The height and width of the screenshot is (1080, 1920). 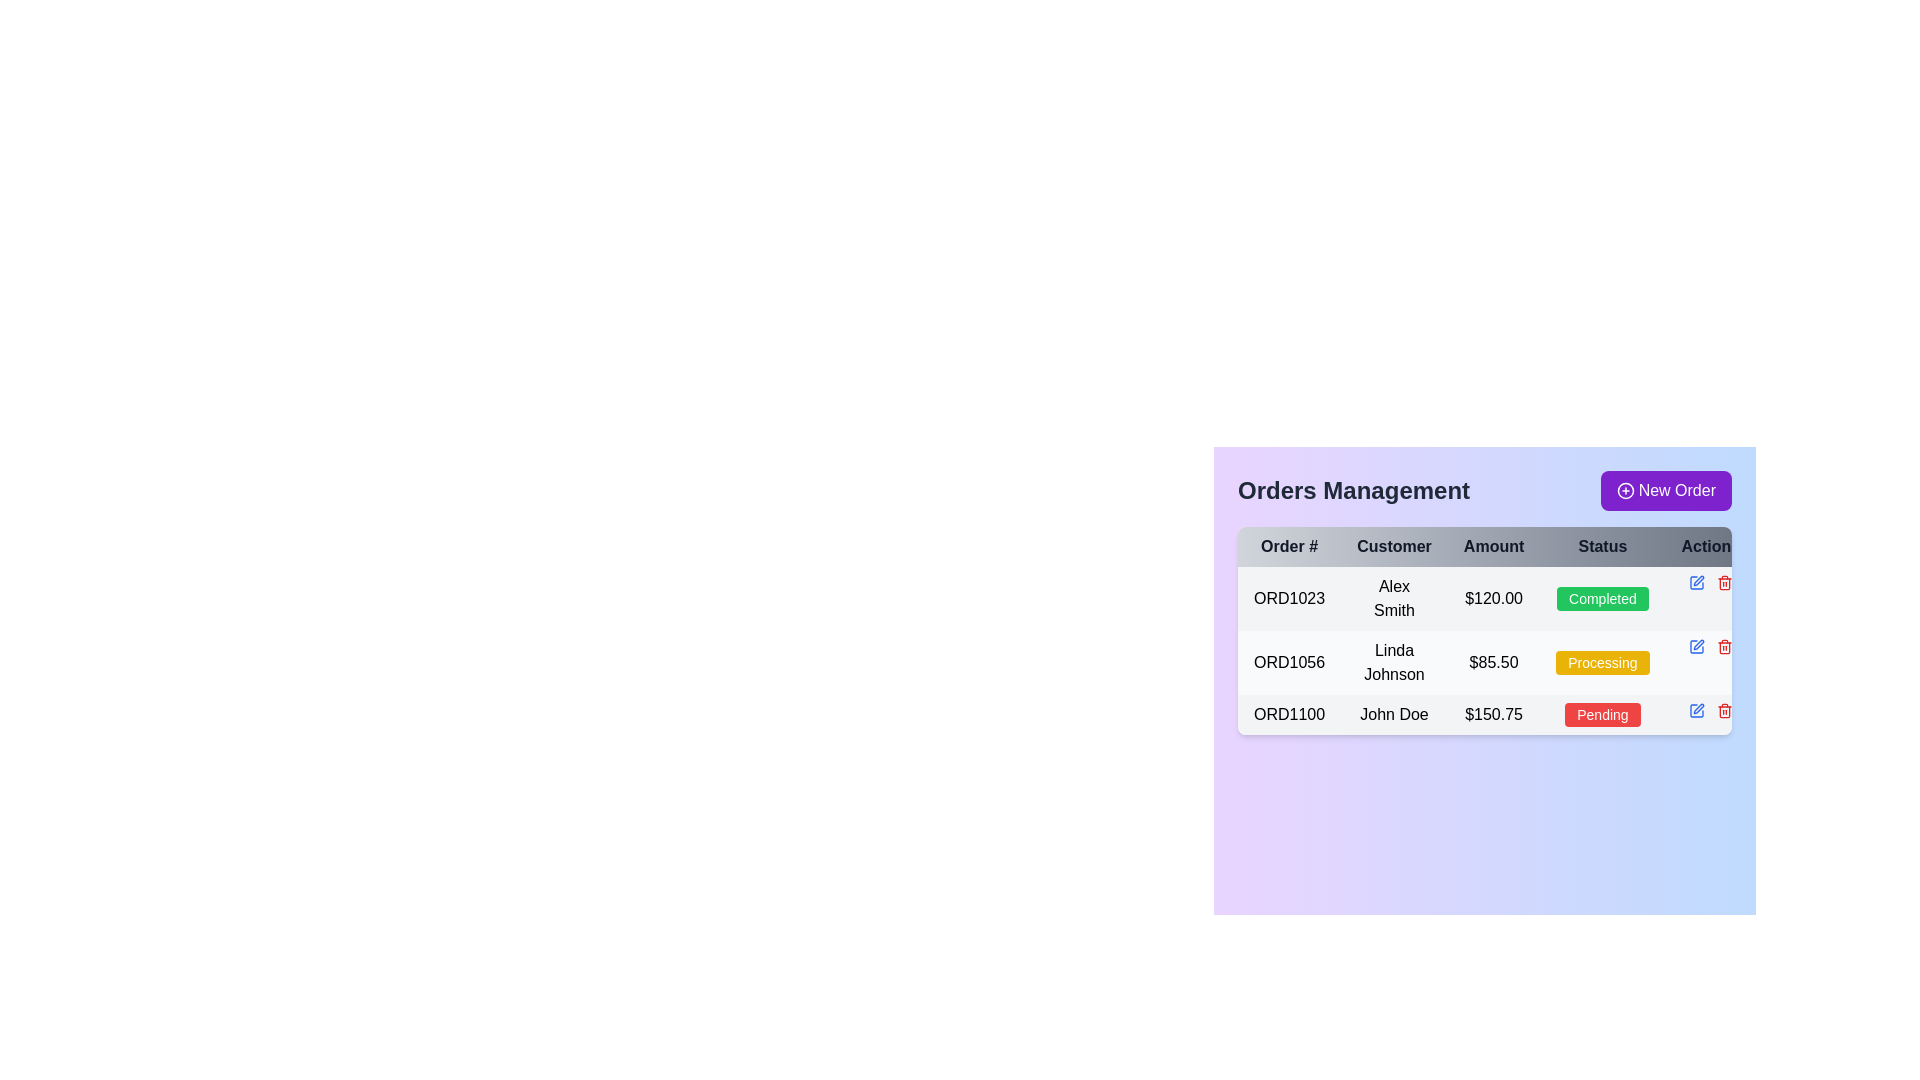 What do you see at coordinates (1289, 547) in the screenshot?
I see `the 'Order #' header text label in the table, which is the first item in the row of table headers, located at the top-left corner of the table` at bounding box center [1289, 547].